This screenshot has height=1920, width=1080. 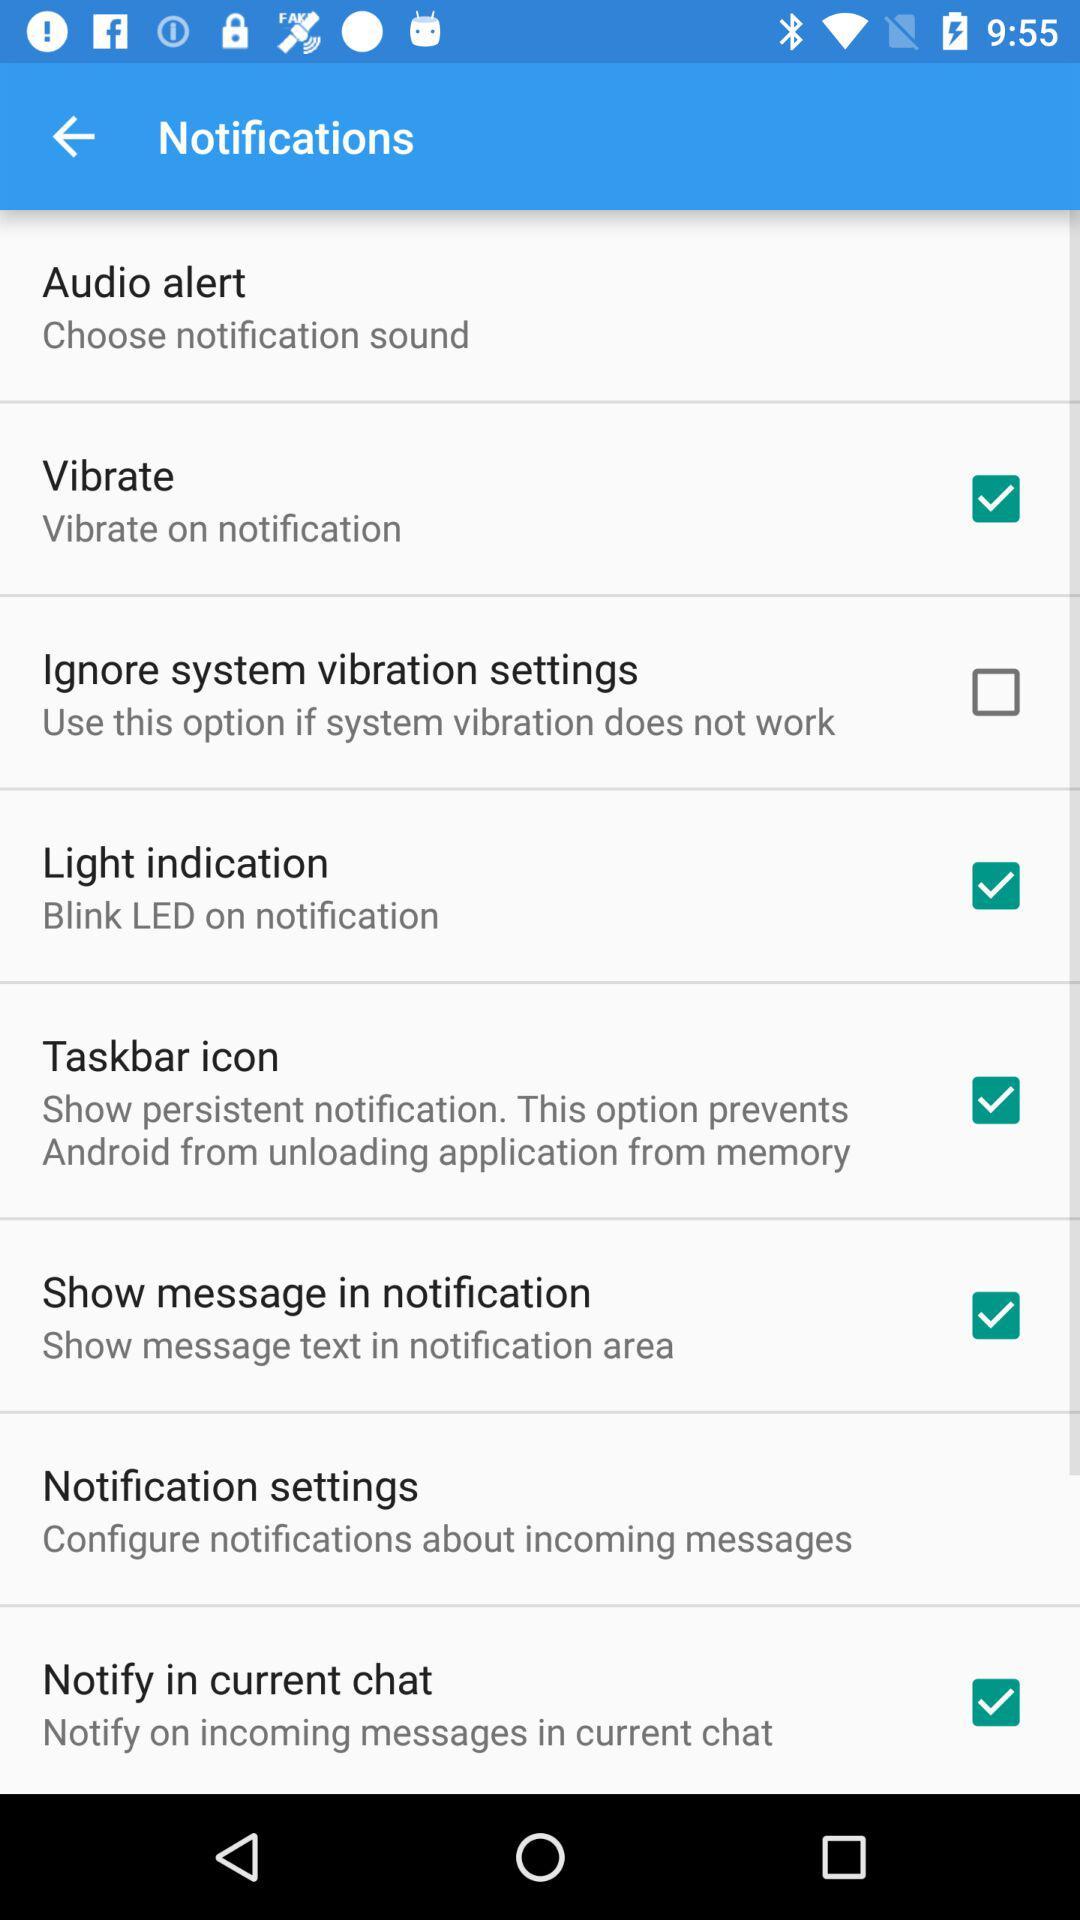 I want to click on the item below notification settings item, so click(x=446, y=1536).